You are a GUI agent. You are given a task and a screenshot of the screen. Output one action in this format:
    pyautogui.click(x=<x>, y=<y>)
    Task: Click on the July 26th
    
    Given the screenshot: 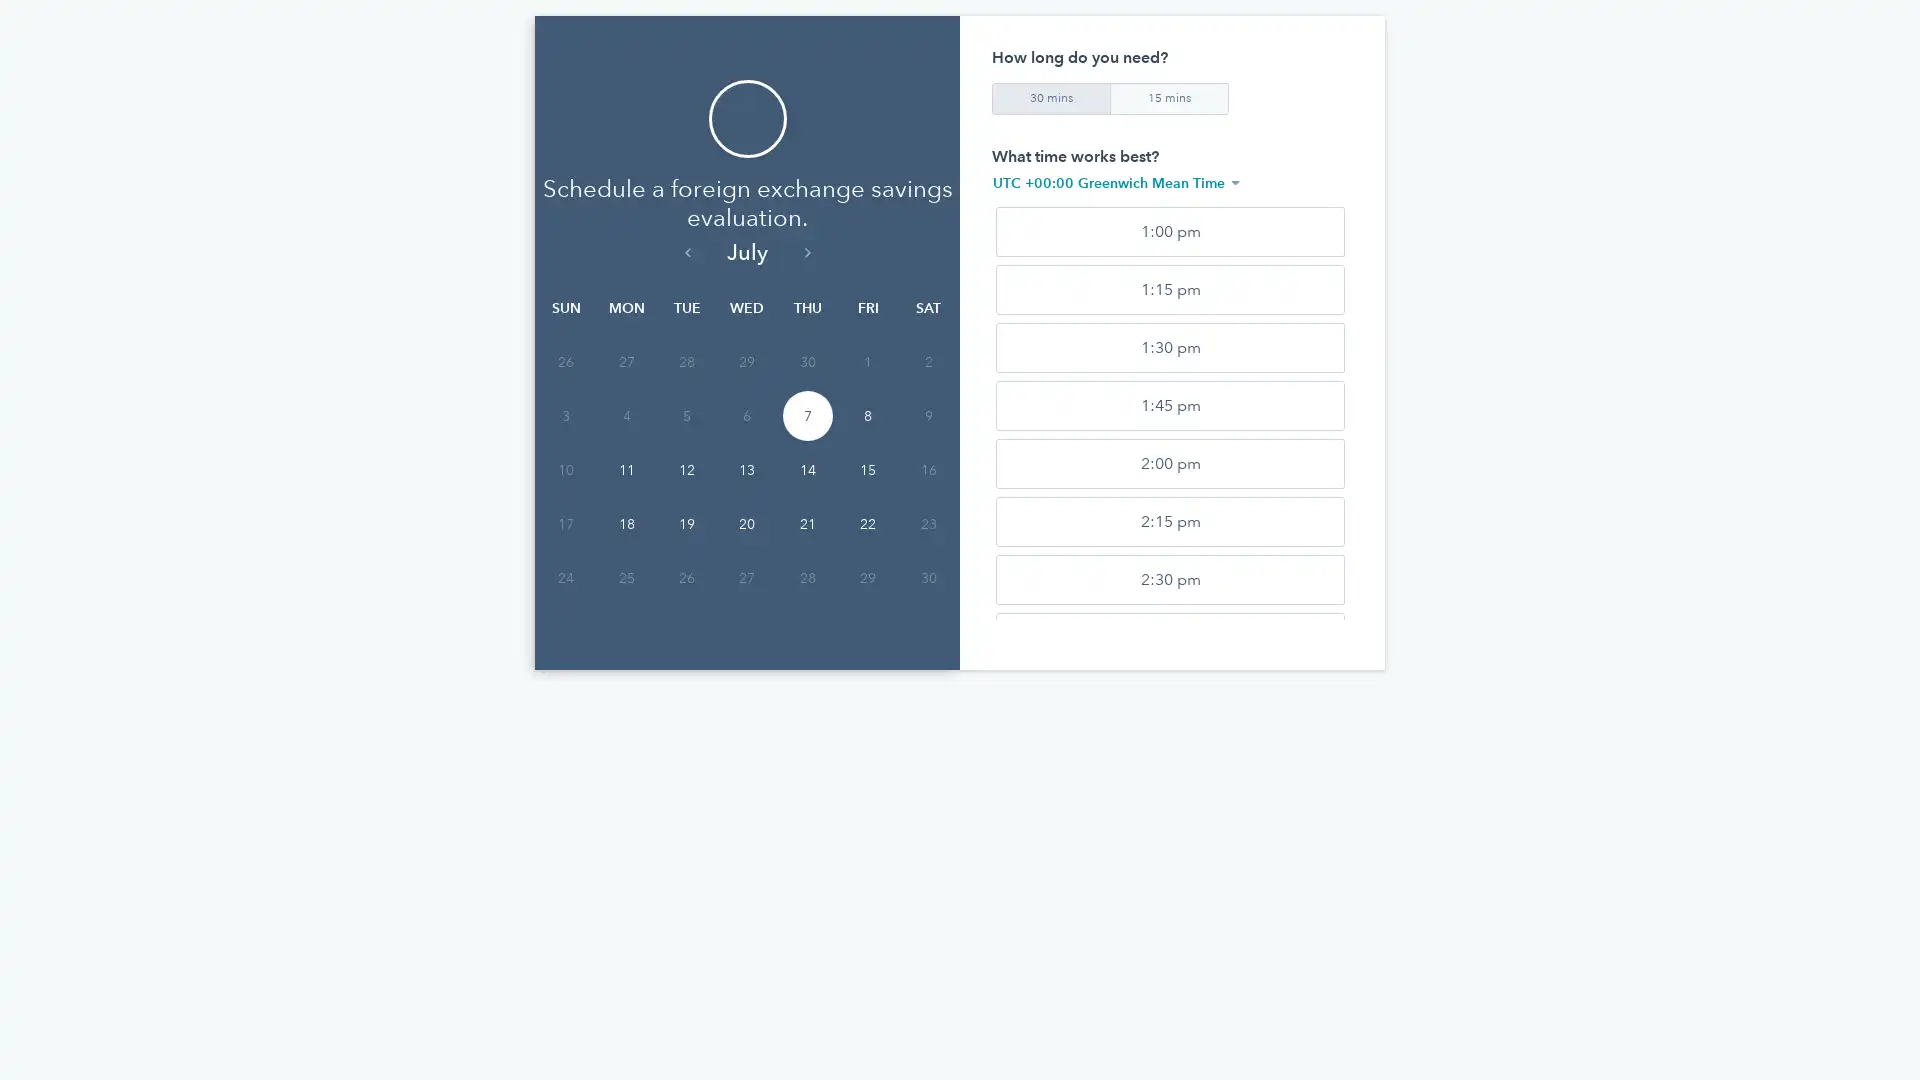 What is the action you would take?
    pyautogui.click(x=686, y=578)
    